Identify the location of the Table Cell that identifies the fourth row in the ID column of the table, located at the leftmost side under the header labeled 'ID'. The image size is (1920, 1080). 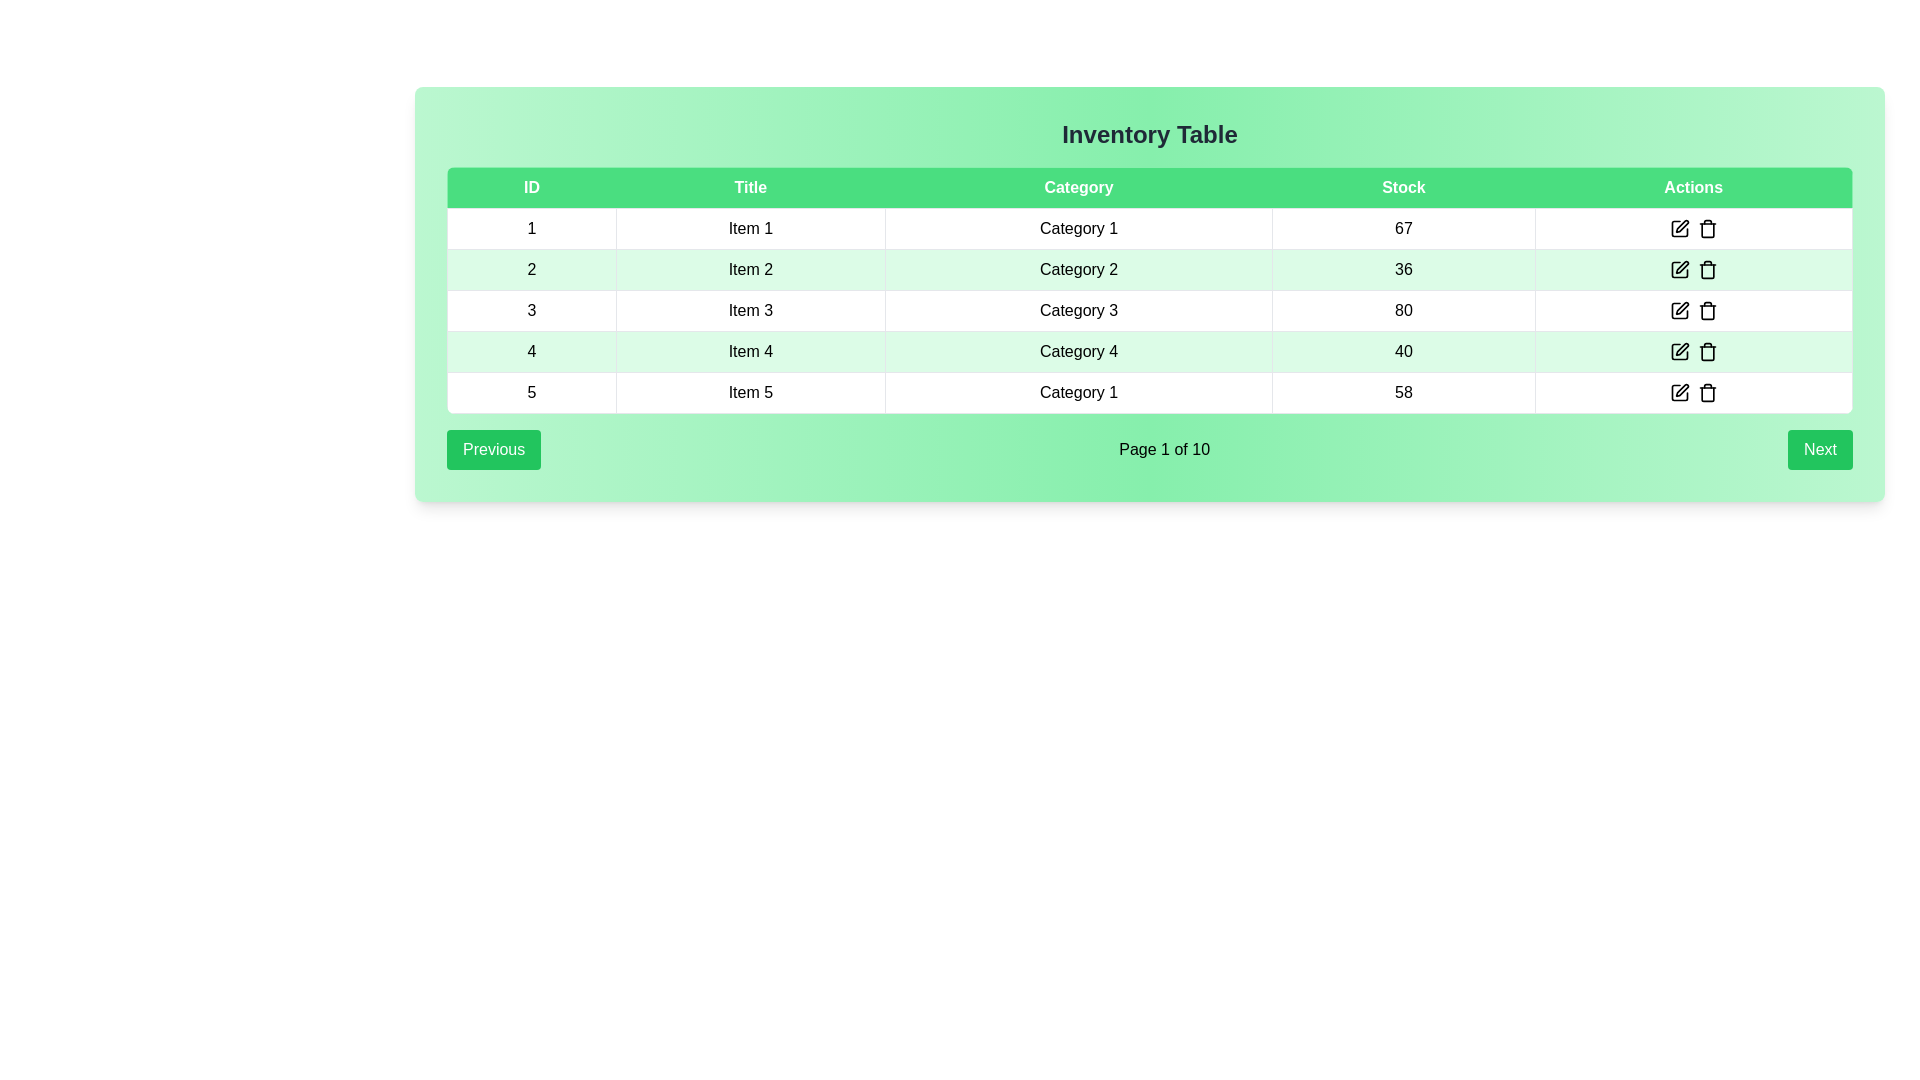
(531, 350).